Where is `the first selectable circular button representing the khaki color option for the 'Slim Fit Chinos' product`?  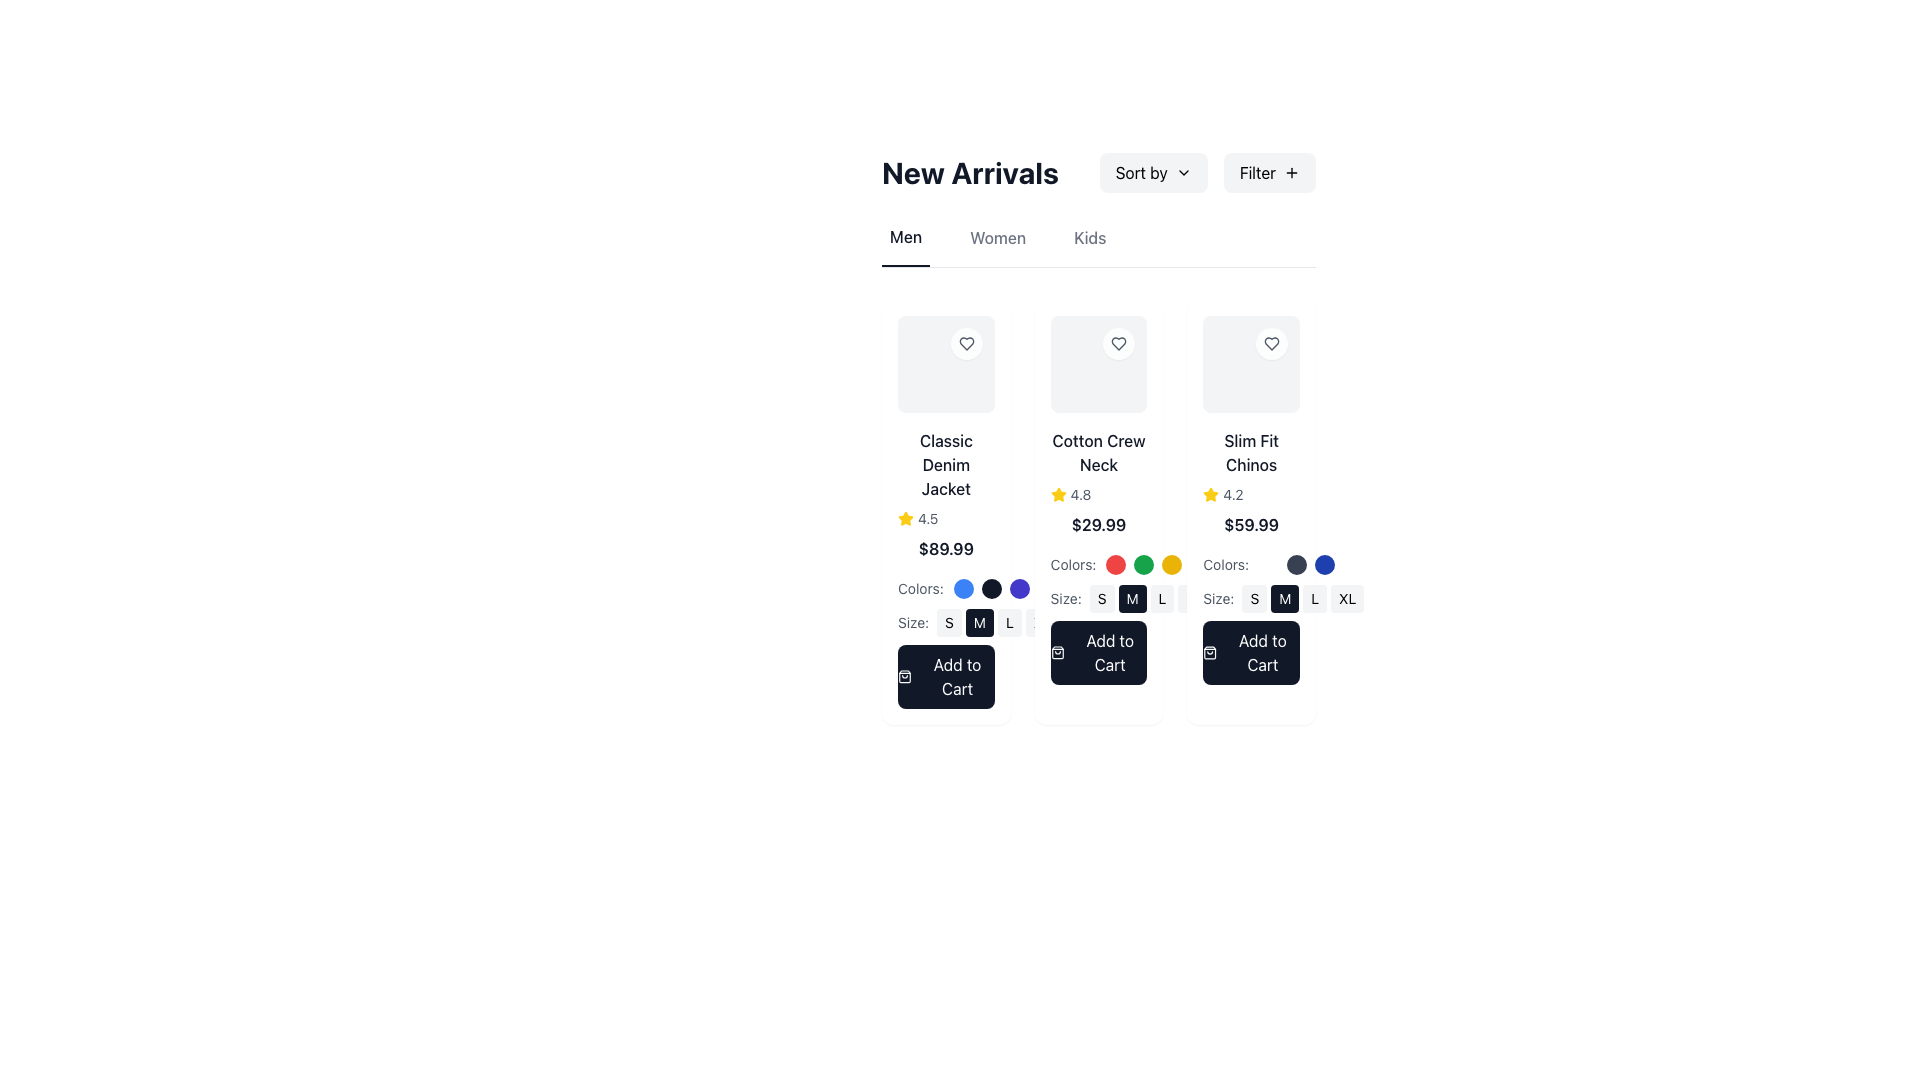
the first selectable circular button representing the khaki color option for the 'Slim Fit Chinos' product is located at coordinates (1268, 564).